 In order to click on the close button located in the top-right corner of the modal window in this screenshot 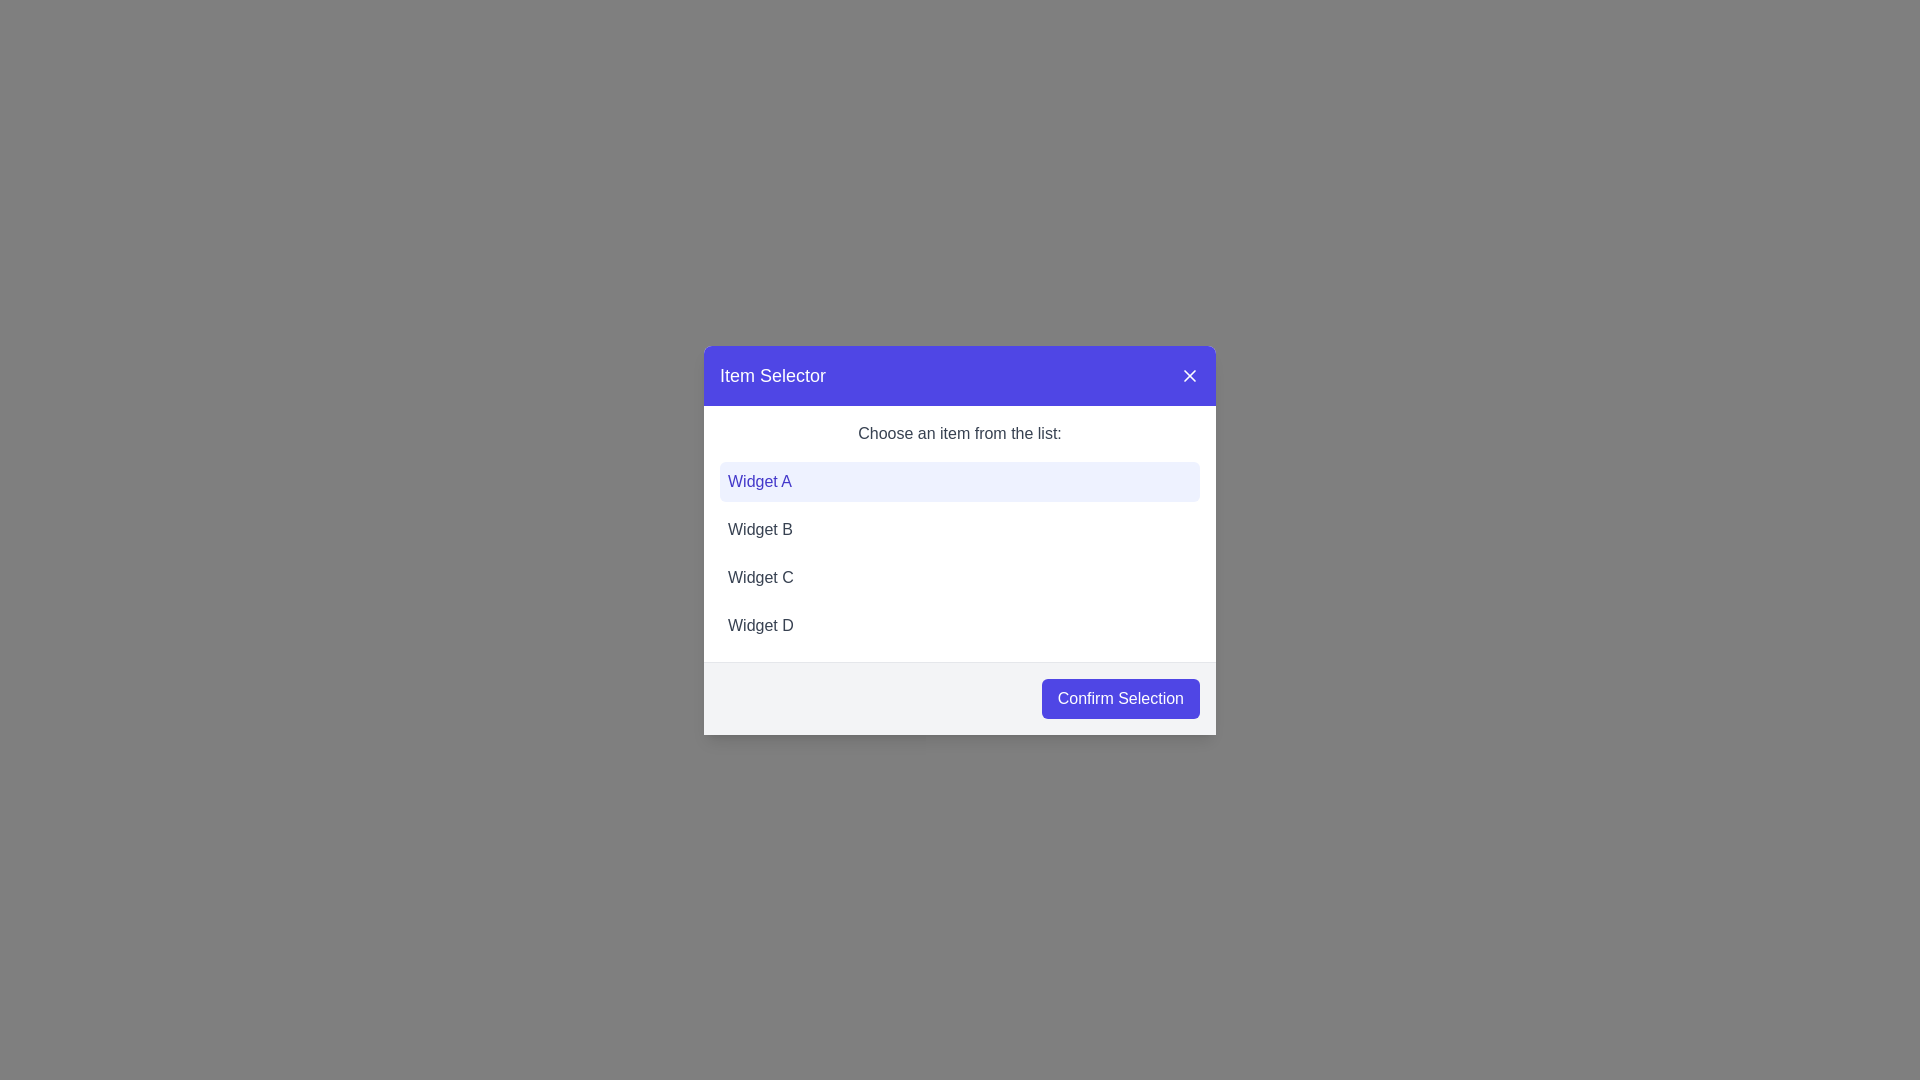, I will do `click(1190, 375)`.